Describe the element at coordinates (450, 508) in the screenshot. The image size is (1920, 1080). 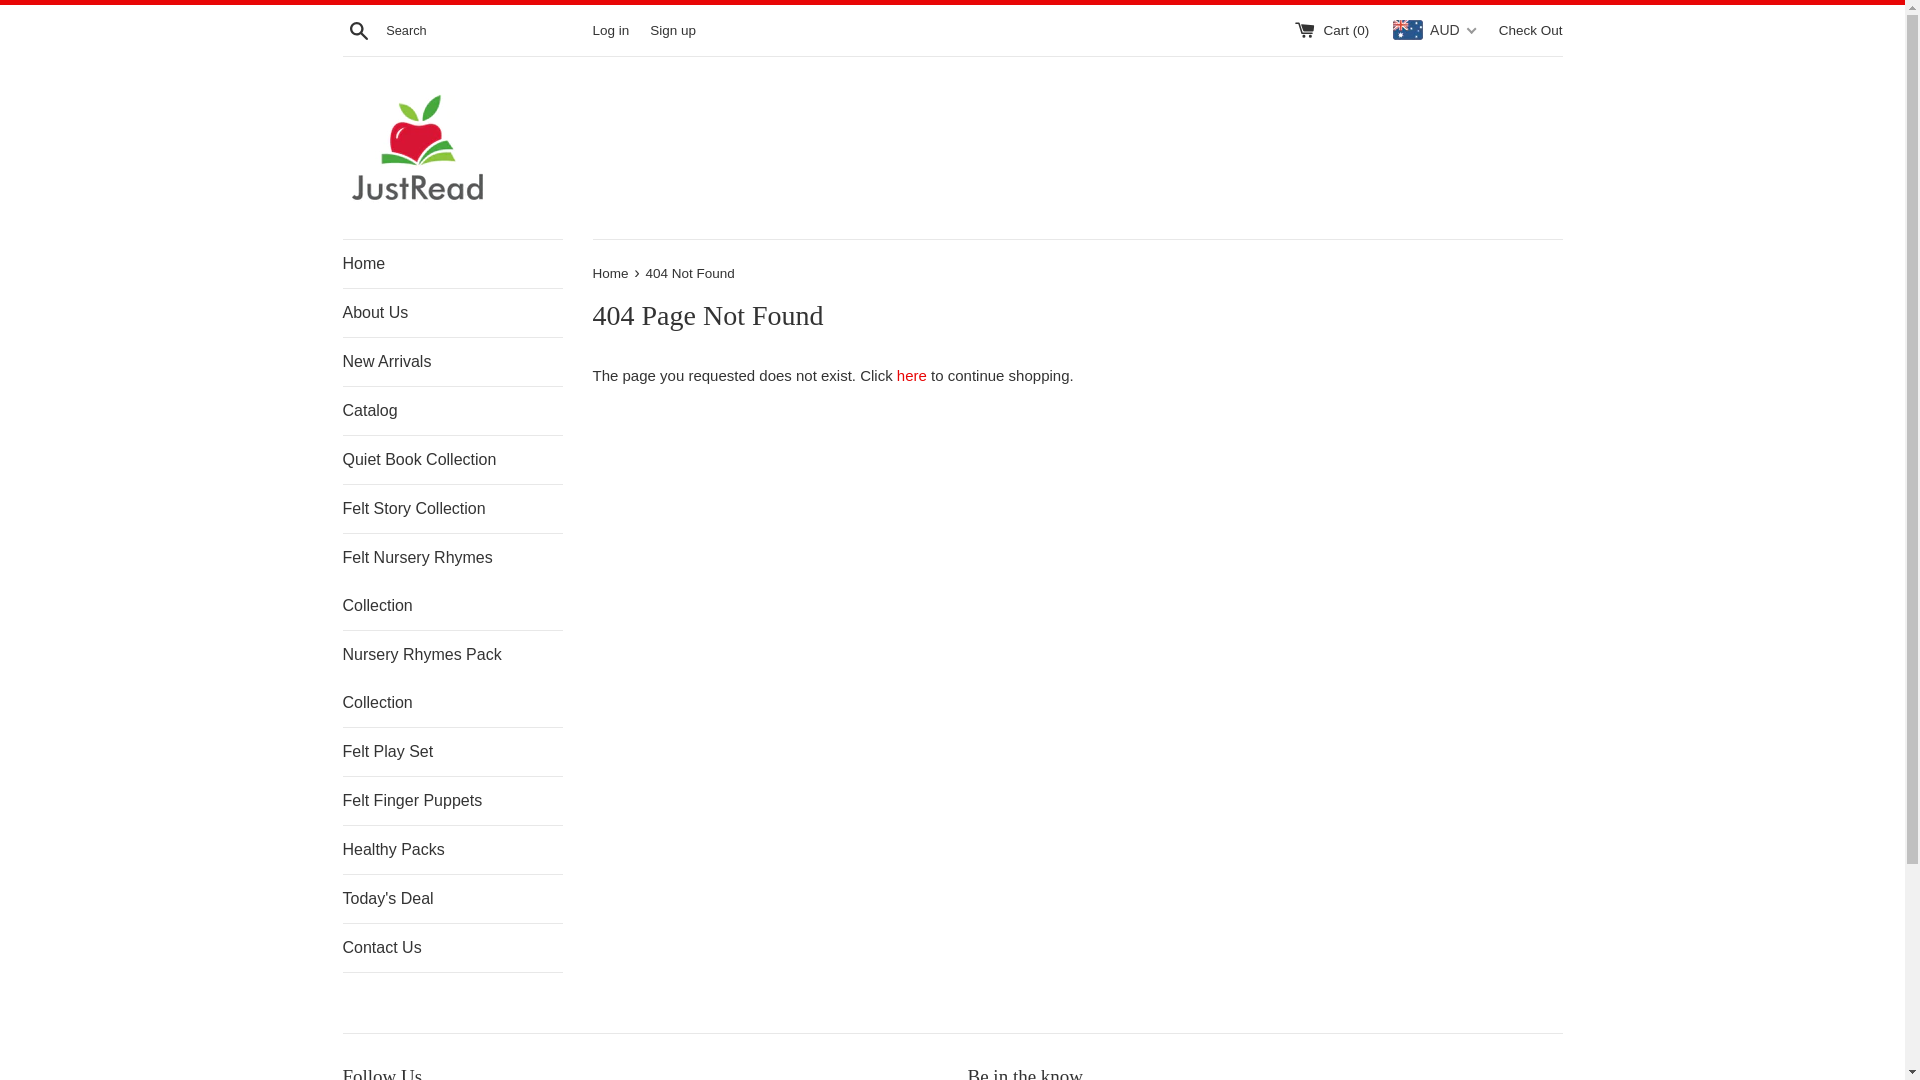
I see `'Felt Story Collection'` at that location.